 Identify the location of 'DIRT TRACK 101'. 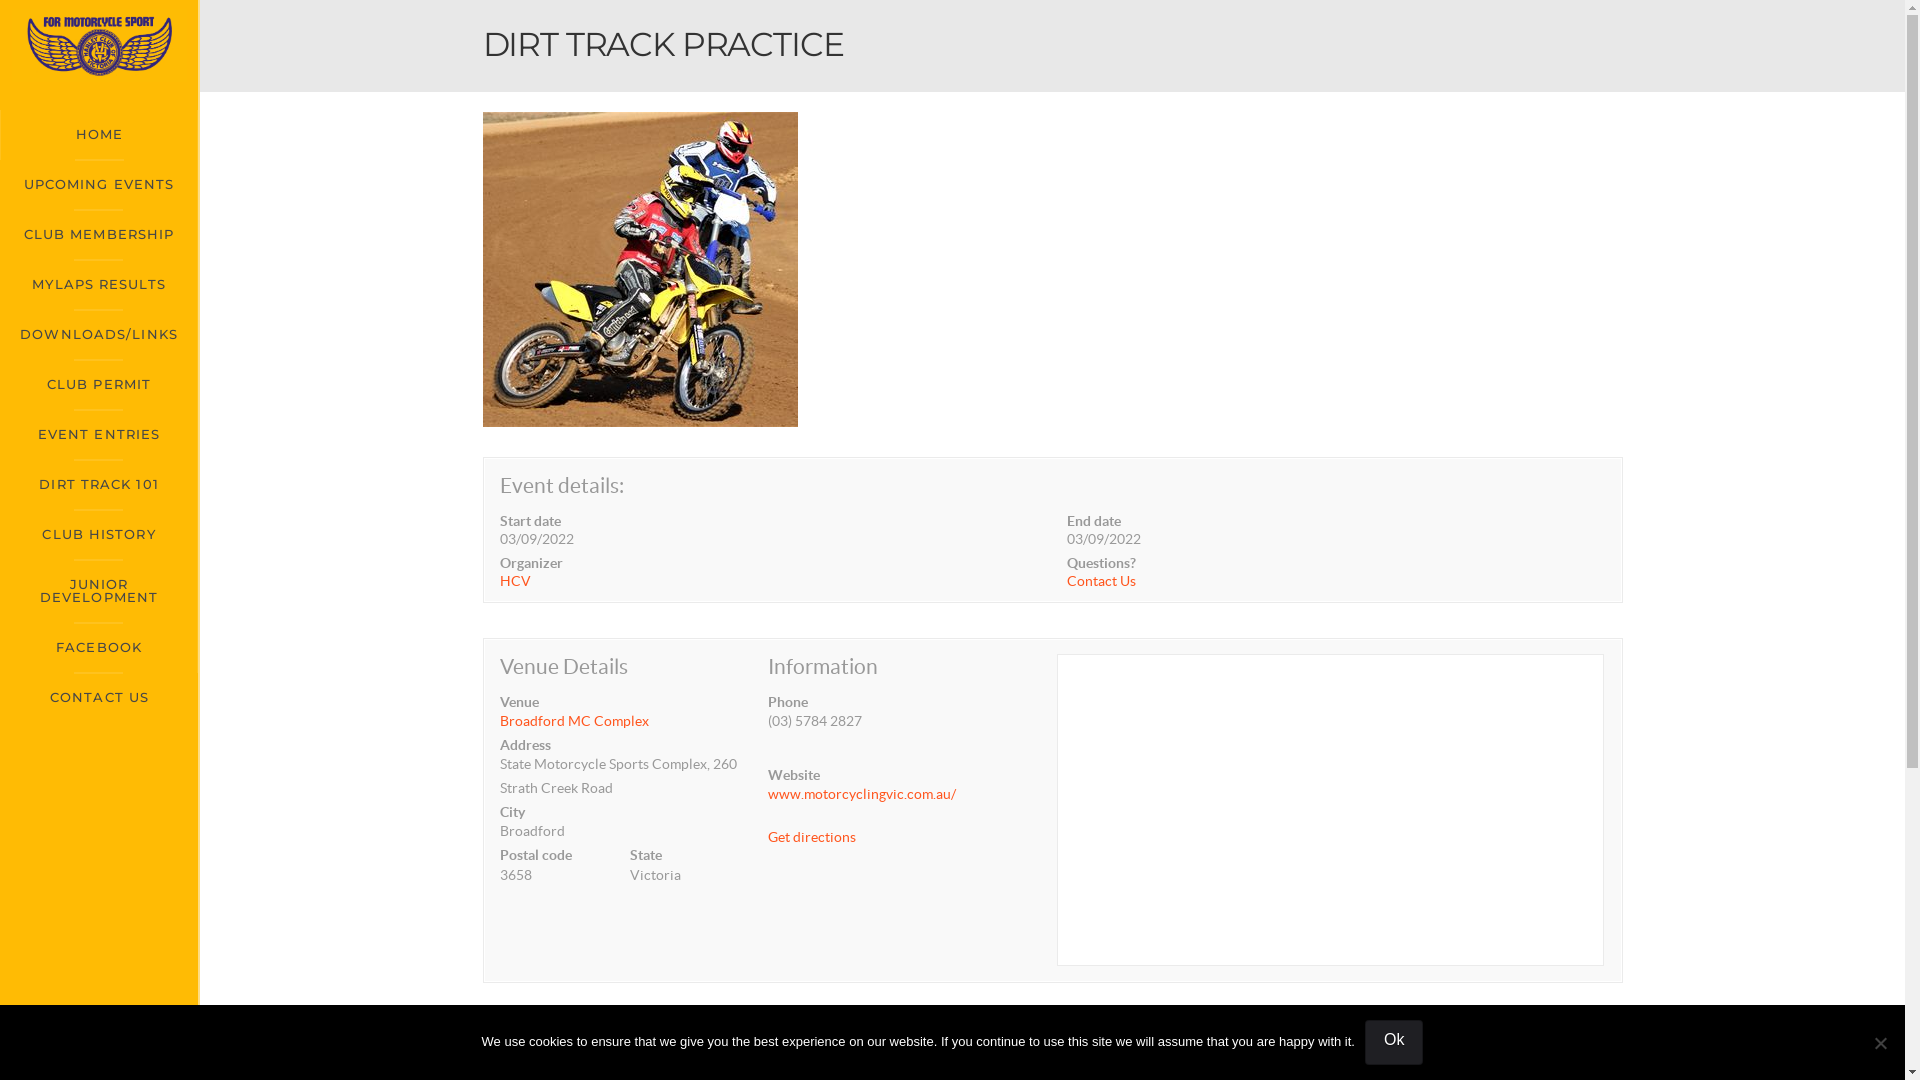
(0, 485).